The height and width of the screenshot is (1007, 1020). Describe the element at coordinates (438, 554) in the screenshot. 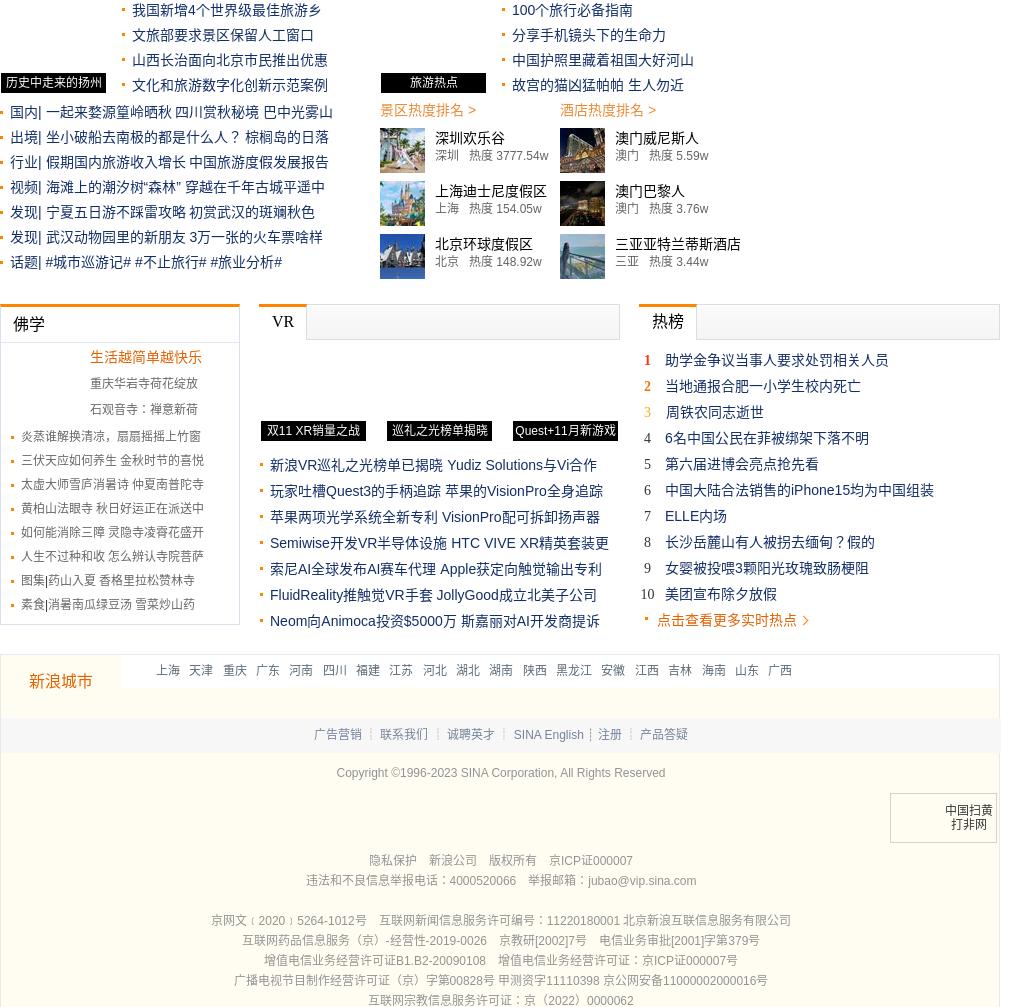

I see `'HTC VIVE XR精英套装更新'` at that location.